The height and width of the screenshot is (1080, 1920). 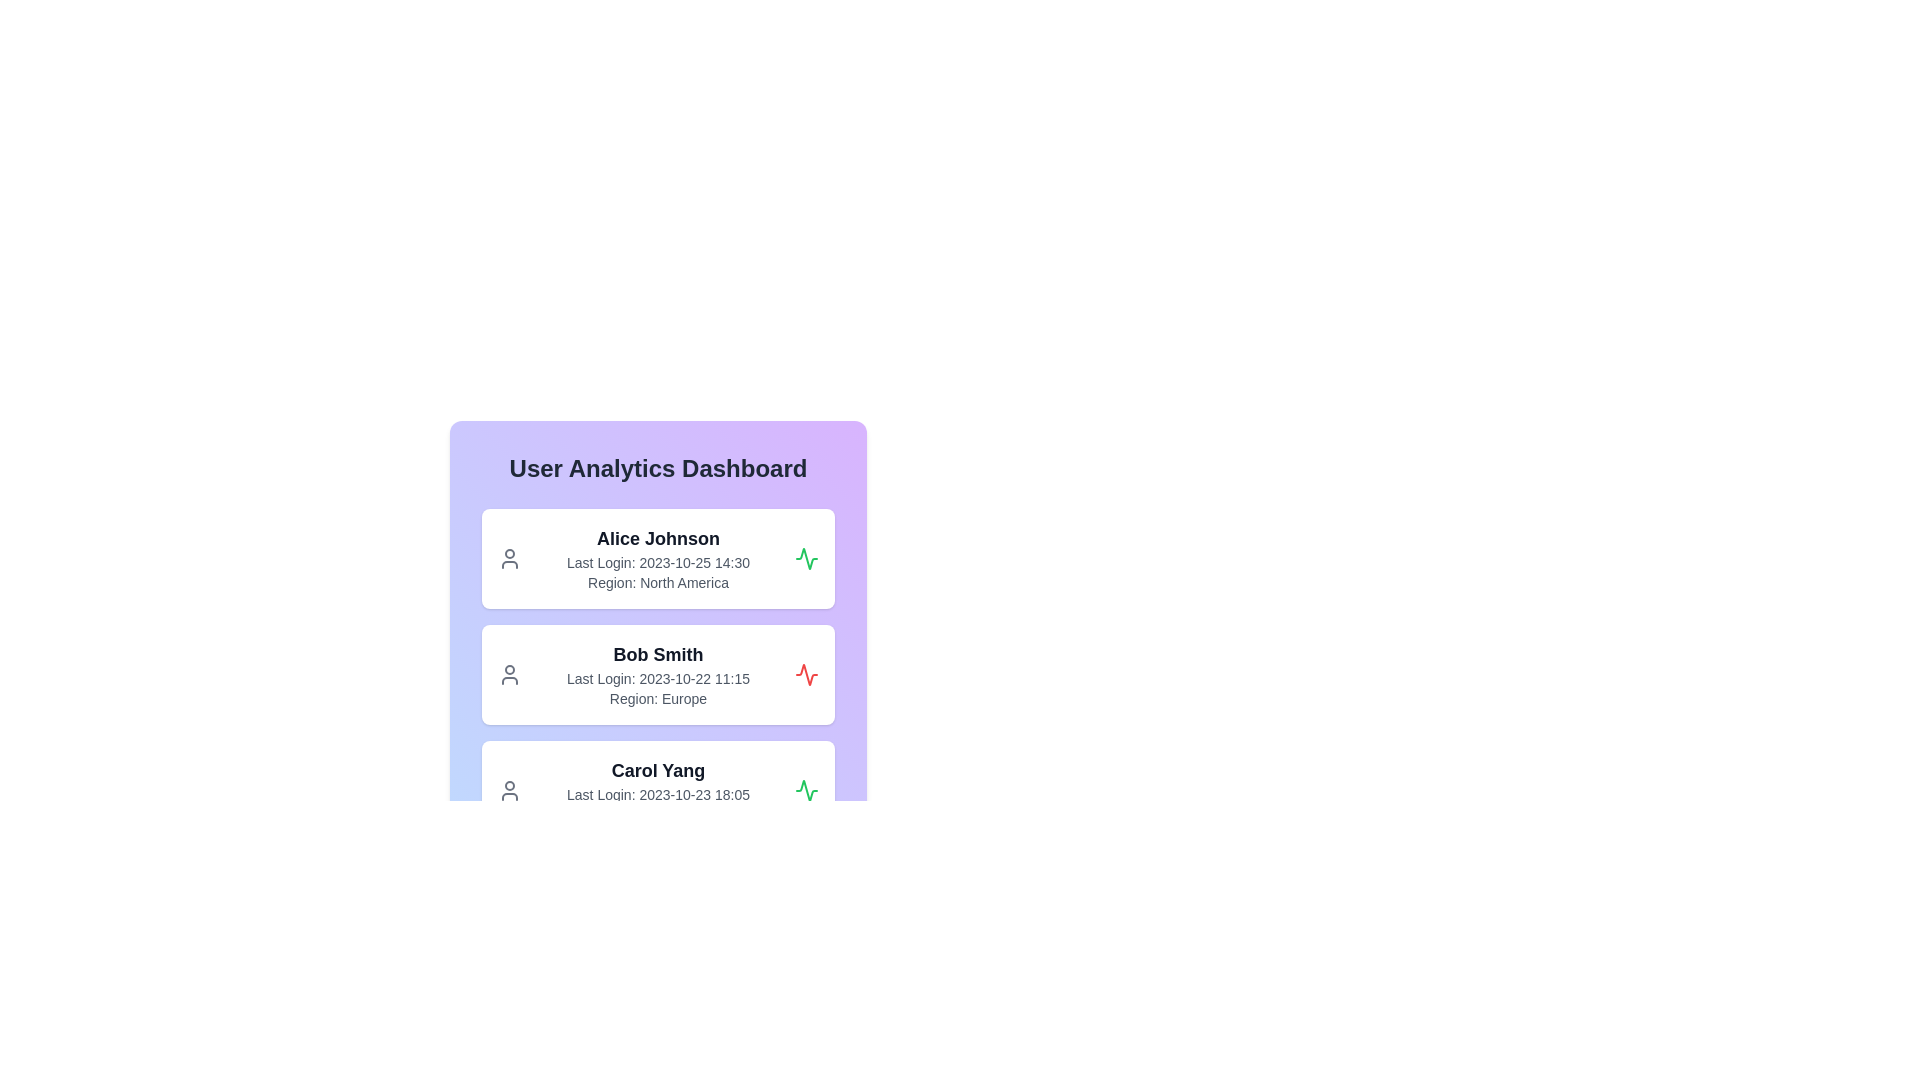 What do you see at coordinates (658, 559) in the screenshot?
I see `the Profile Information Card located at the top of the user profile list in the User Analytics Dashboard to interact with its sub-elements` at bounding box center [658, 559].